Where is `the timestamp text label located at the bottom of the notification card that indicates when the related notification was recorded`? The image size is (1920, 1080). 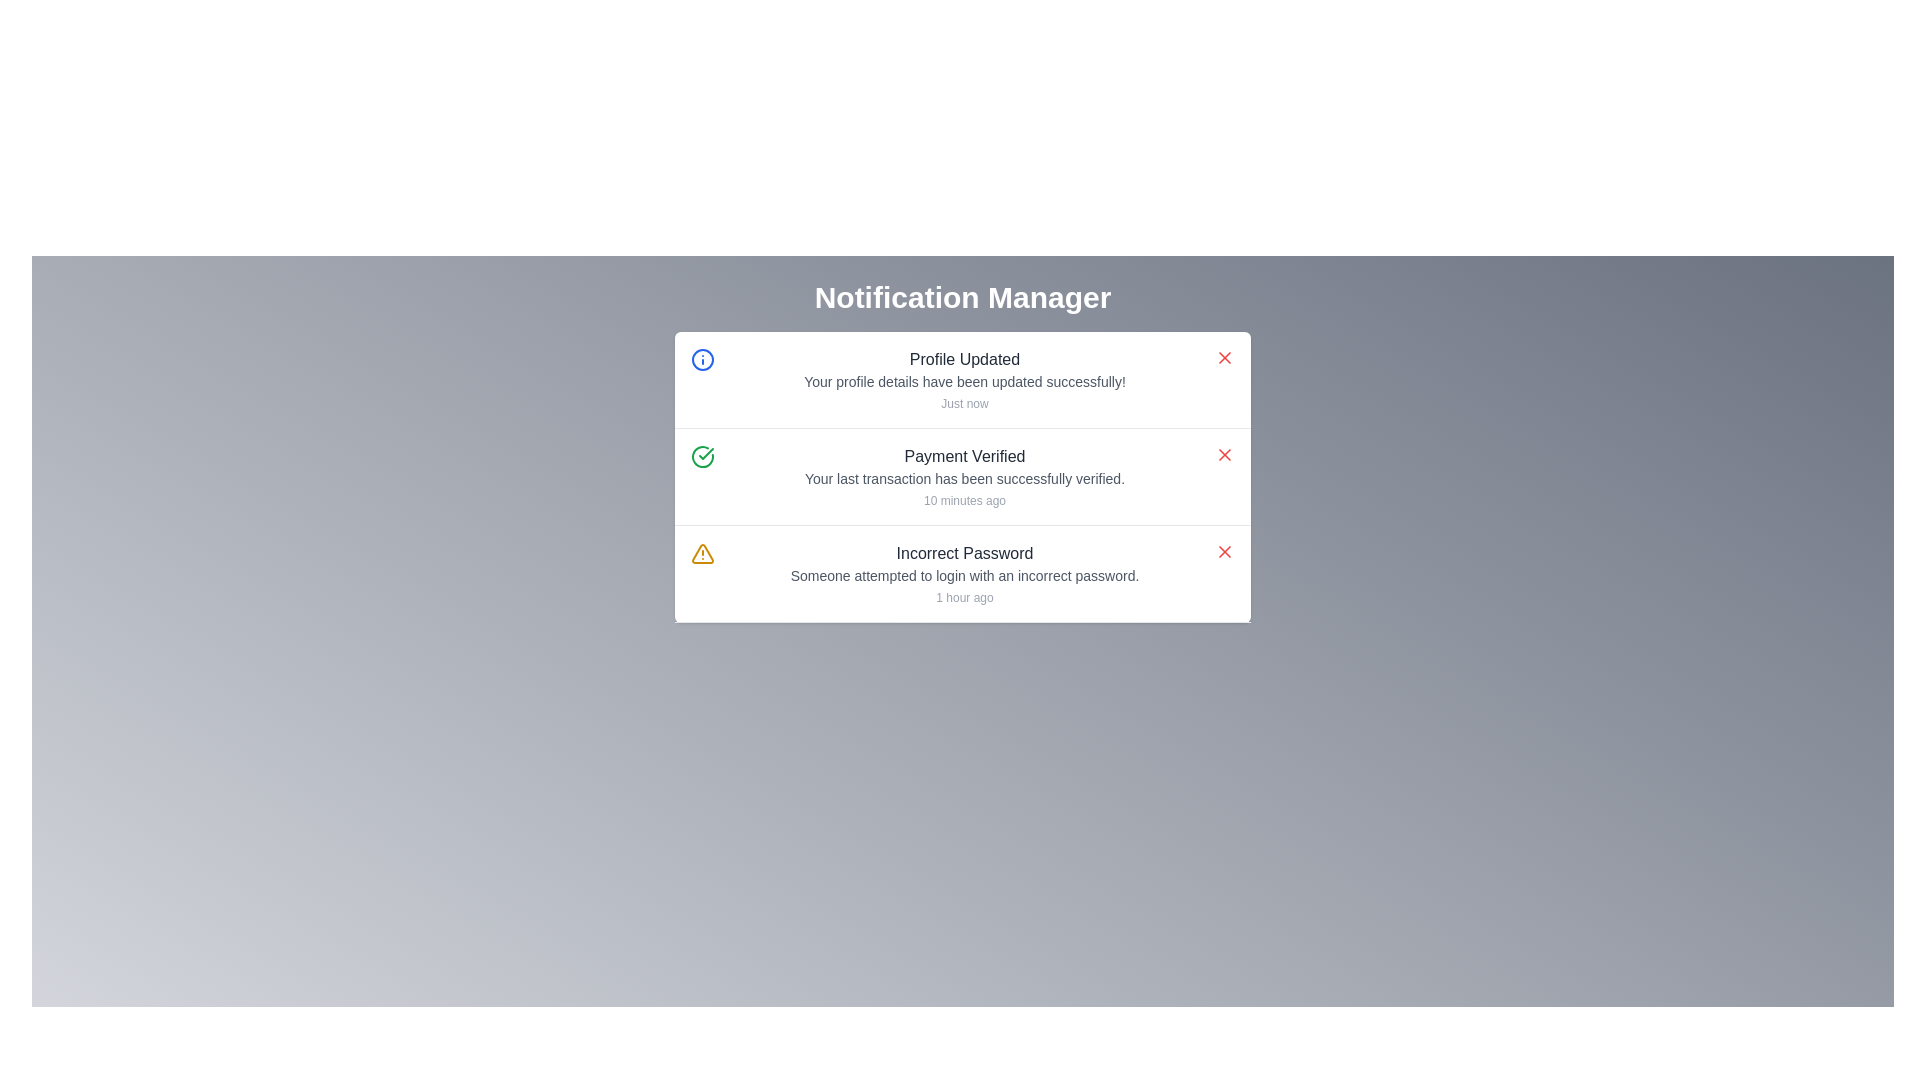
the timestamp text label located at the bottom of the notification card that indicates when the related notification was recorded is located at coordinates (964, 500).